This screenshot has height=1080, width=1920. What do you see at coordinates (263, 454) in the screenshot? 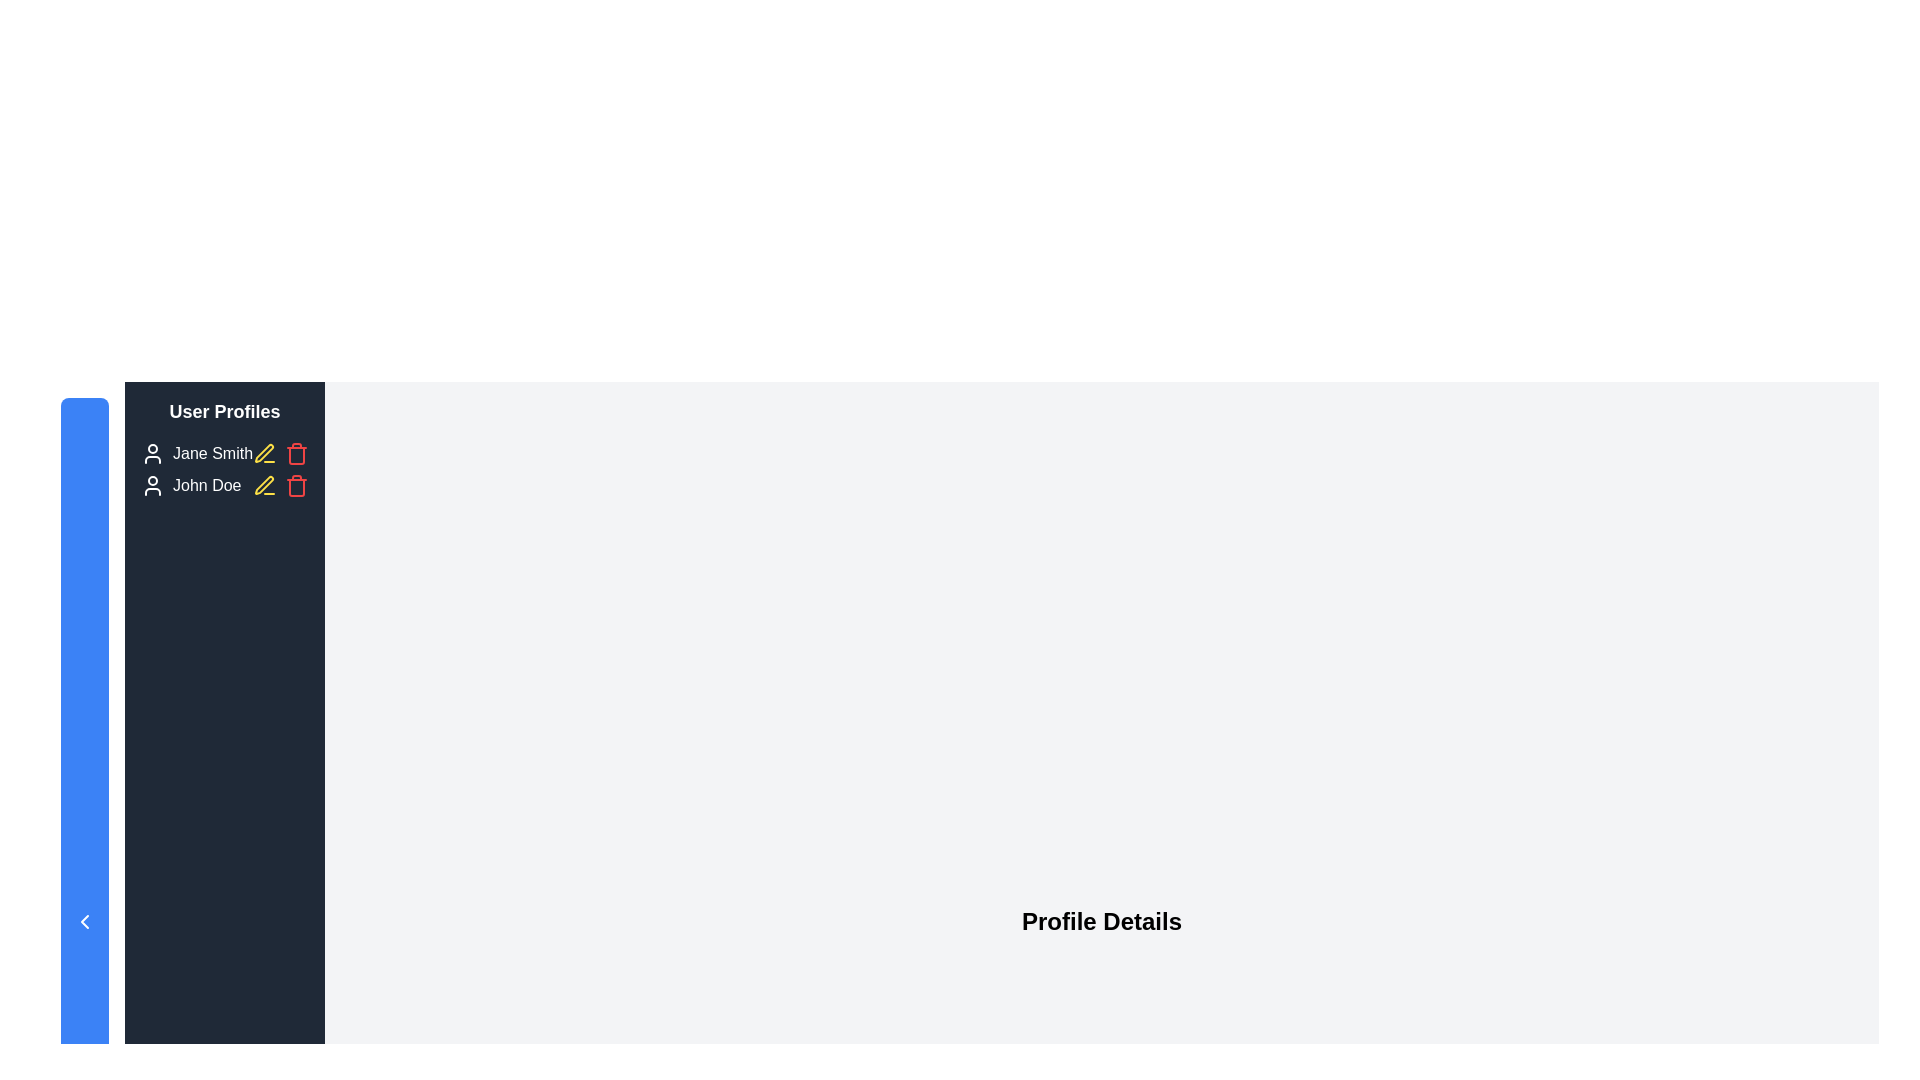
I see `the yellow pen-shaped icon next to 'Jane Smith' in the 'User Profiles' section` at bounding box center [263, 454].